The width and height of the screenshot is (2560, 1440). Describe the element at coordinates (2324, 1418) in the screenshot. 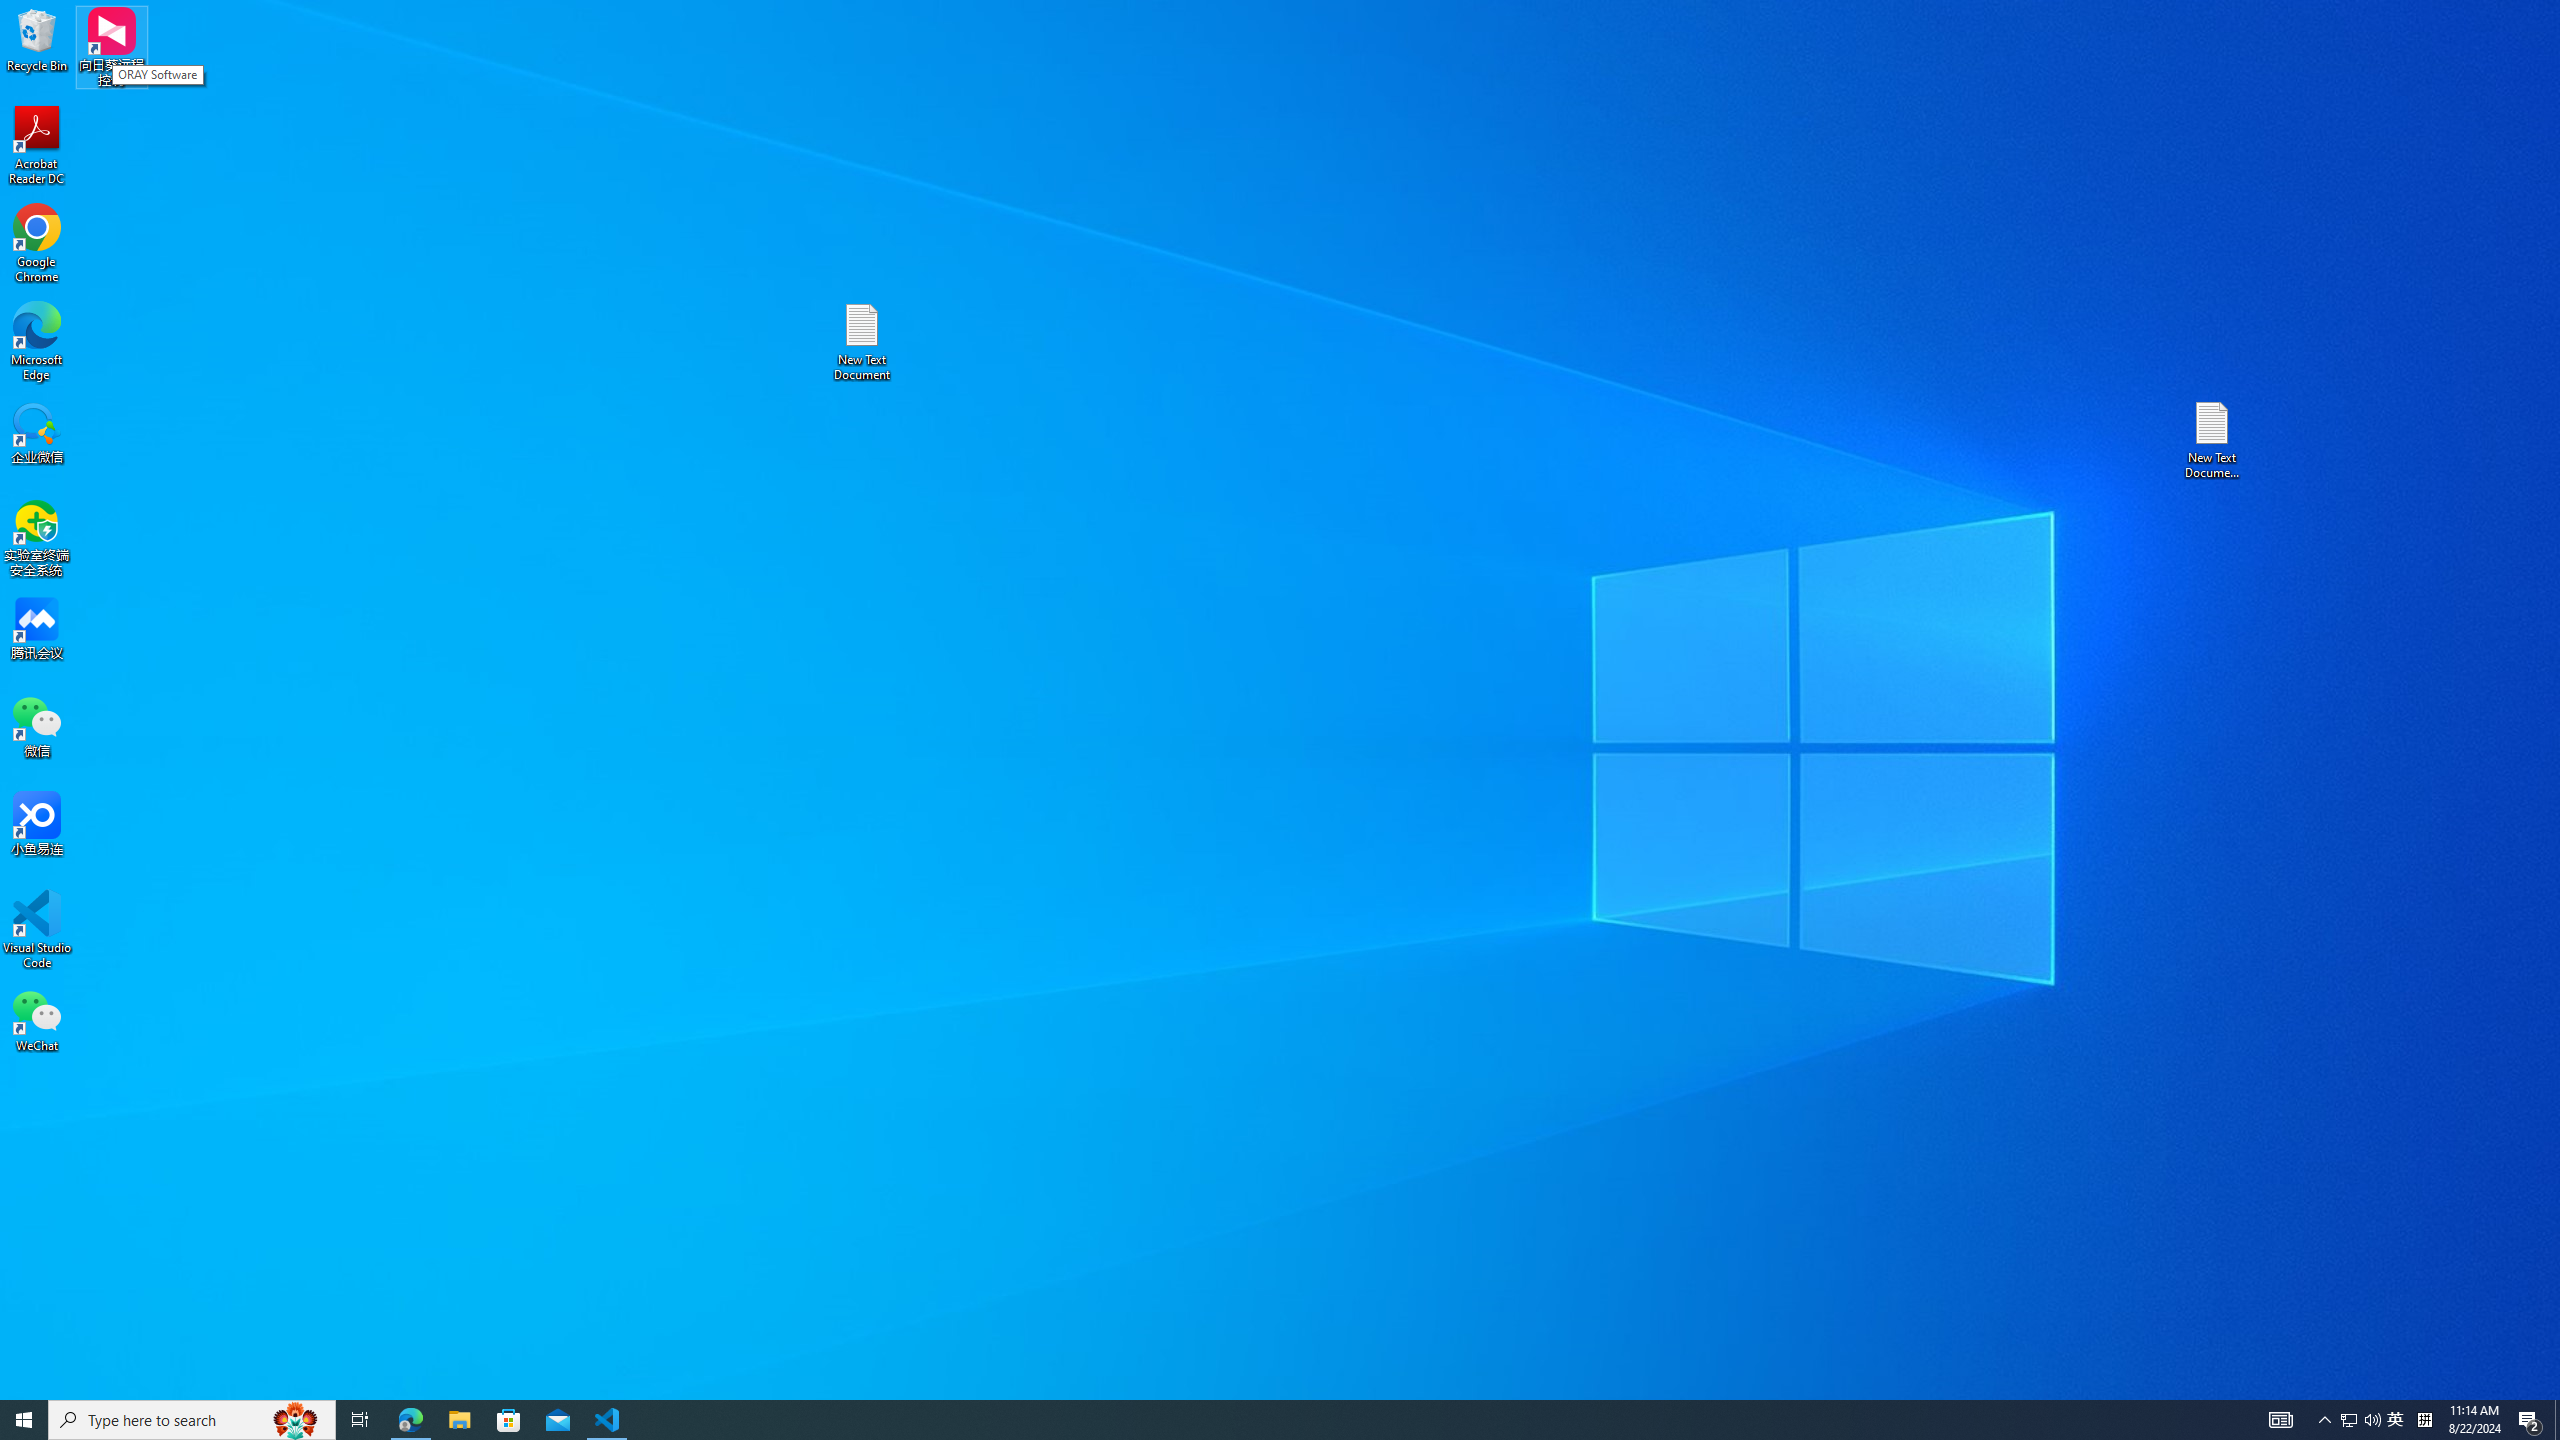

I see `'Notification Chevron'` at that location.